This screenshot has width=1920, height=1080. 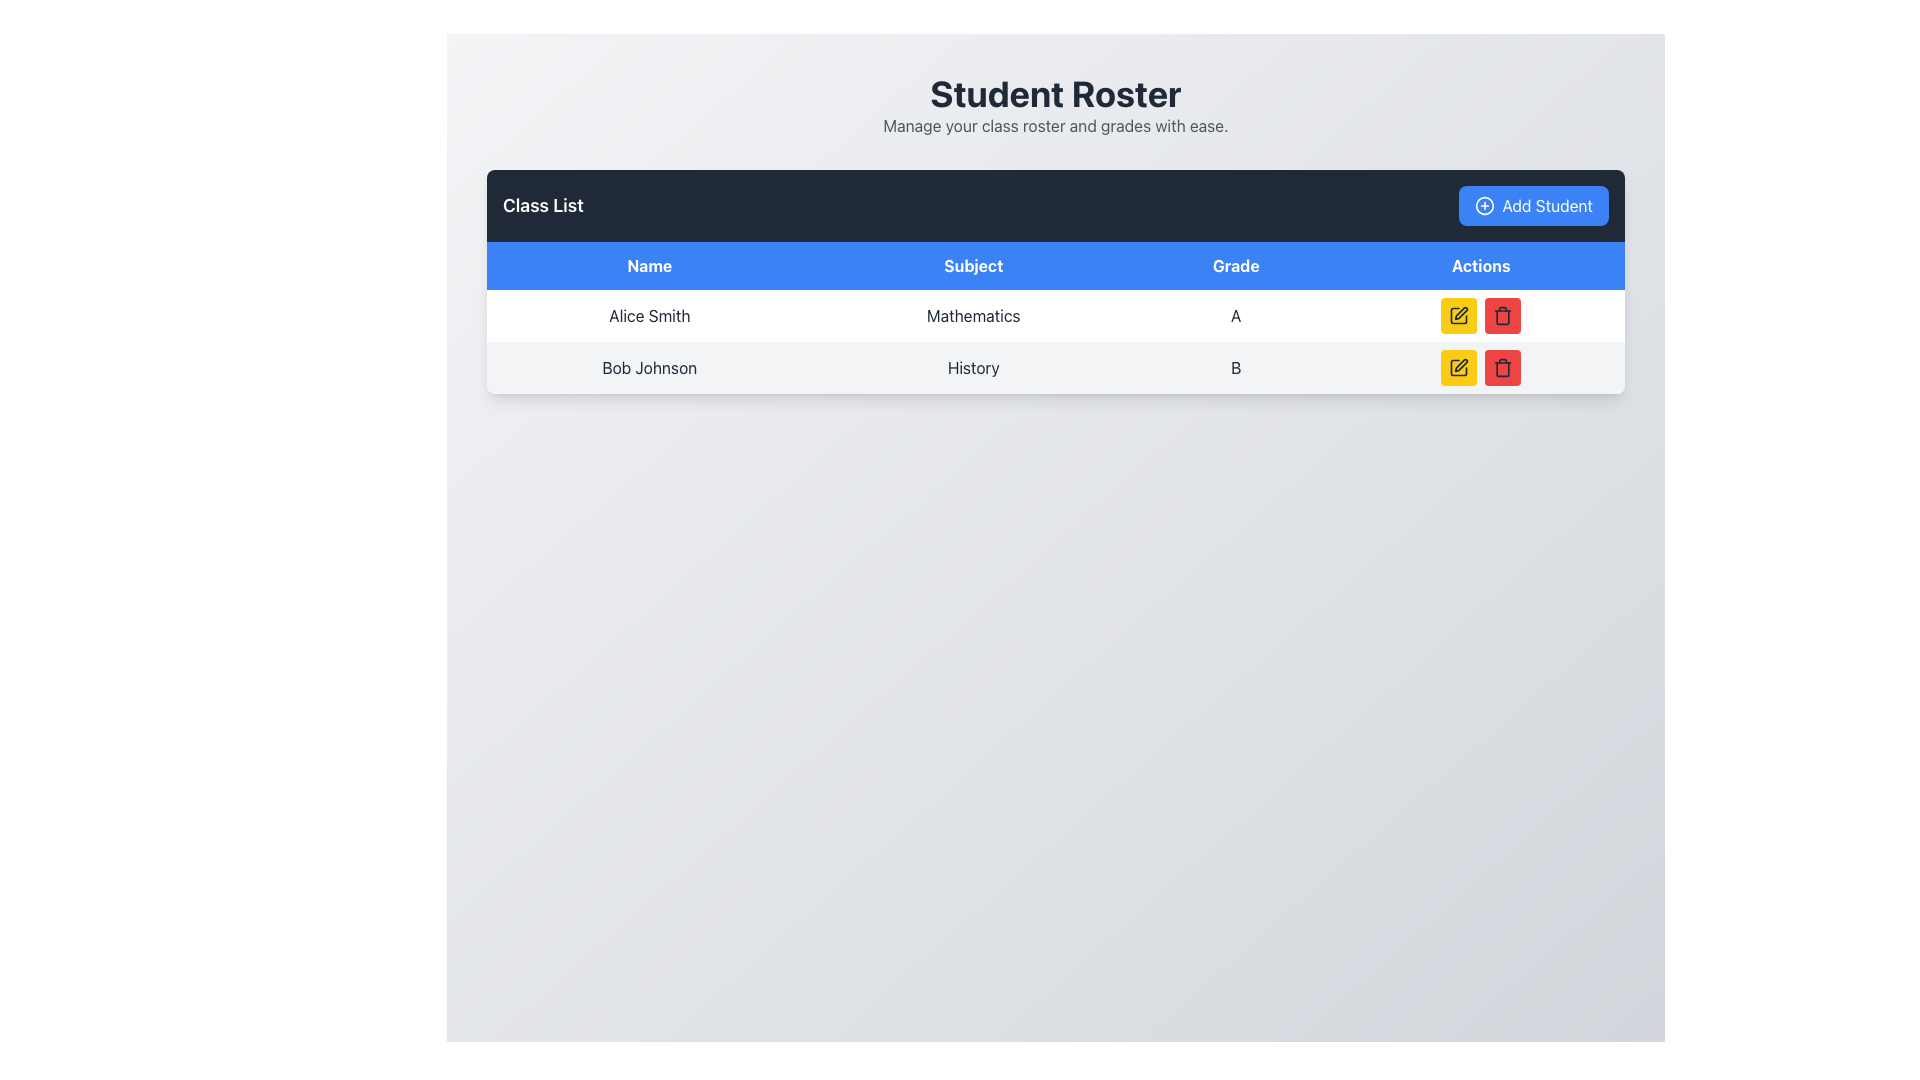 What do you see at coordinates (543, 205) in the screenshot?
I see `text from the 'Class List' label, which is a bold white text on a dark rectangular background located at the top-left of the section` at bounding box center [543, 205].